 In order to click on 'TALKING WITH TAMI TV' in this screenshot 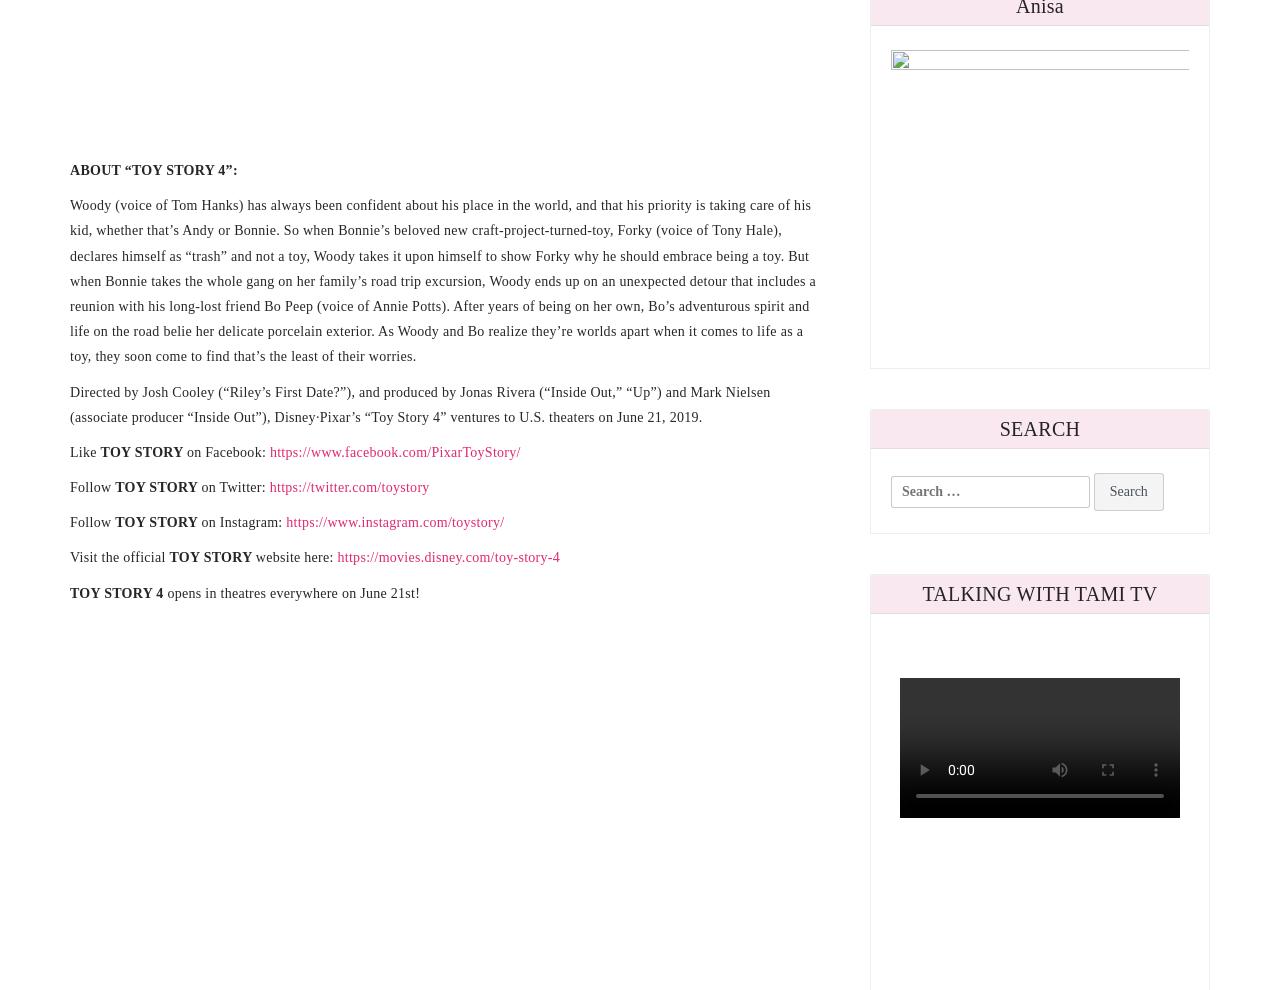, I will do `click(1039, 594)`.